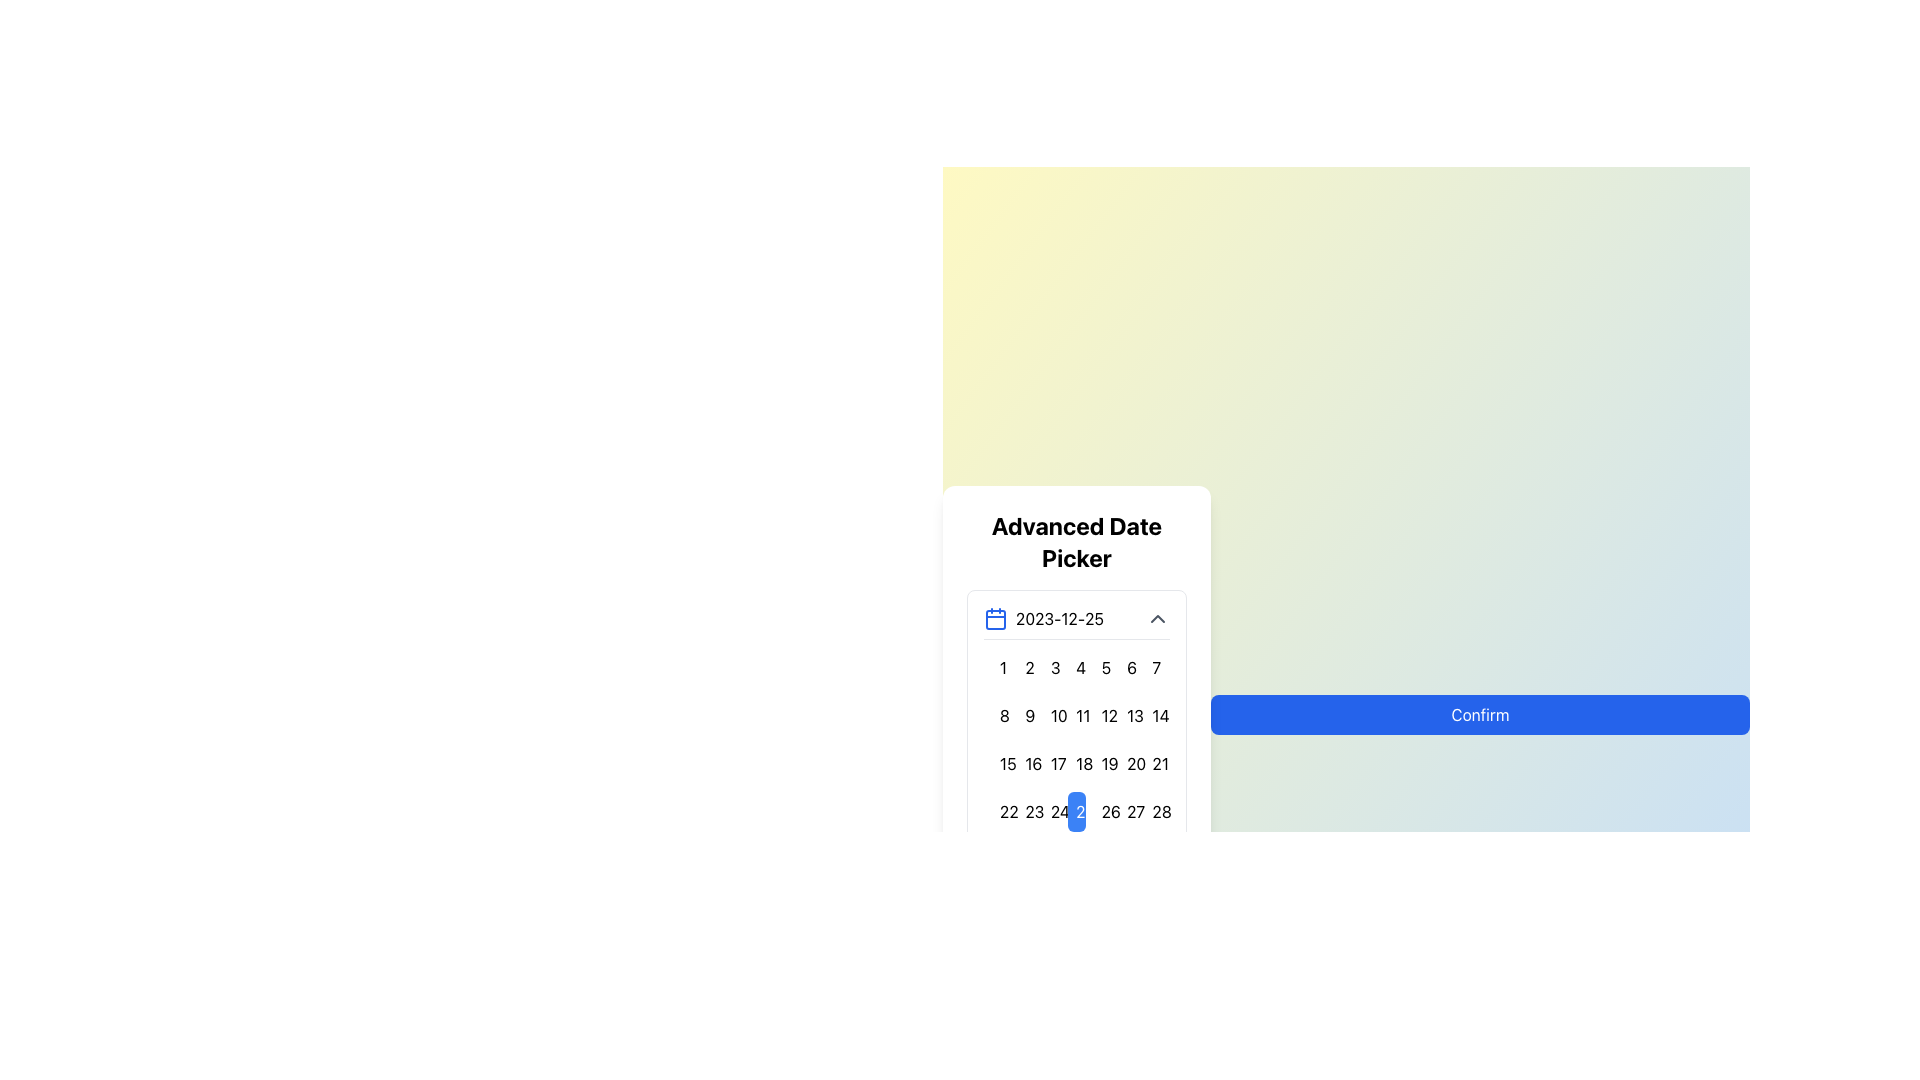  What do you see at coordinates (1026, 714) in the screenshot?
I see `the selectable date button labeled '9' located in the second row and second column of the calendar interface` at bounding box center [1026, 714].